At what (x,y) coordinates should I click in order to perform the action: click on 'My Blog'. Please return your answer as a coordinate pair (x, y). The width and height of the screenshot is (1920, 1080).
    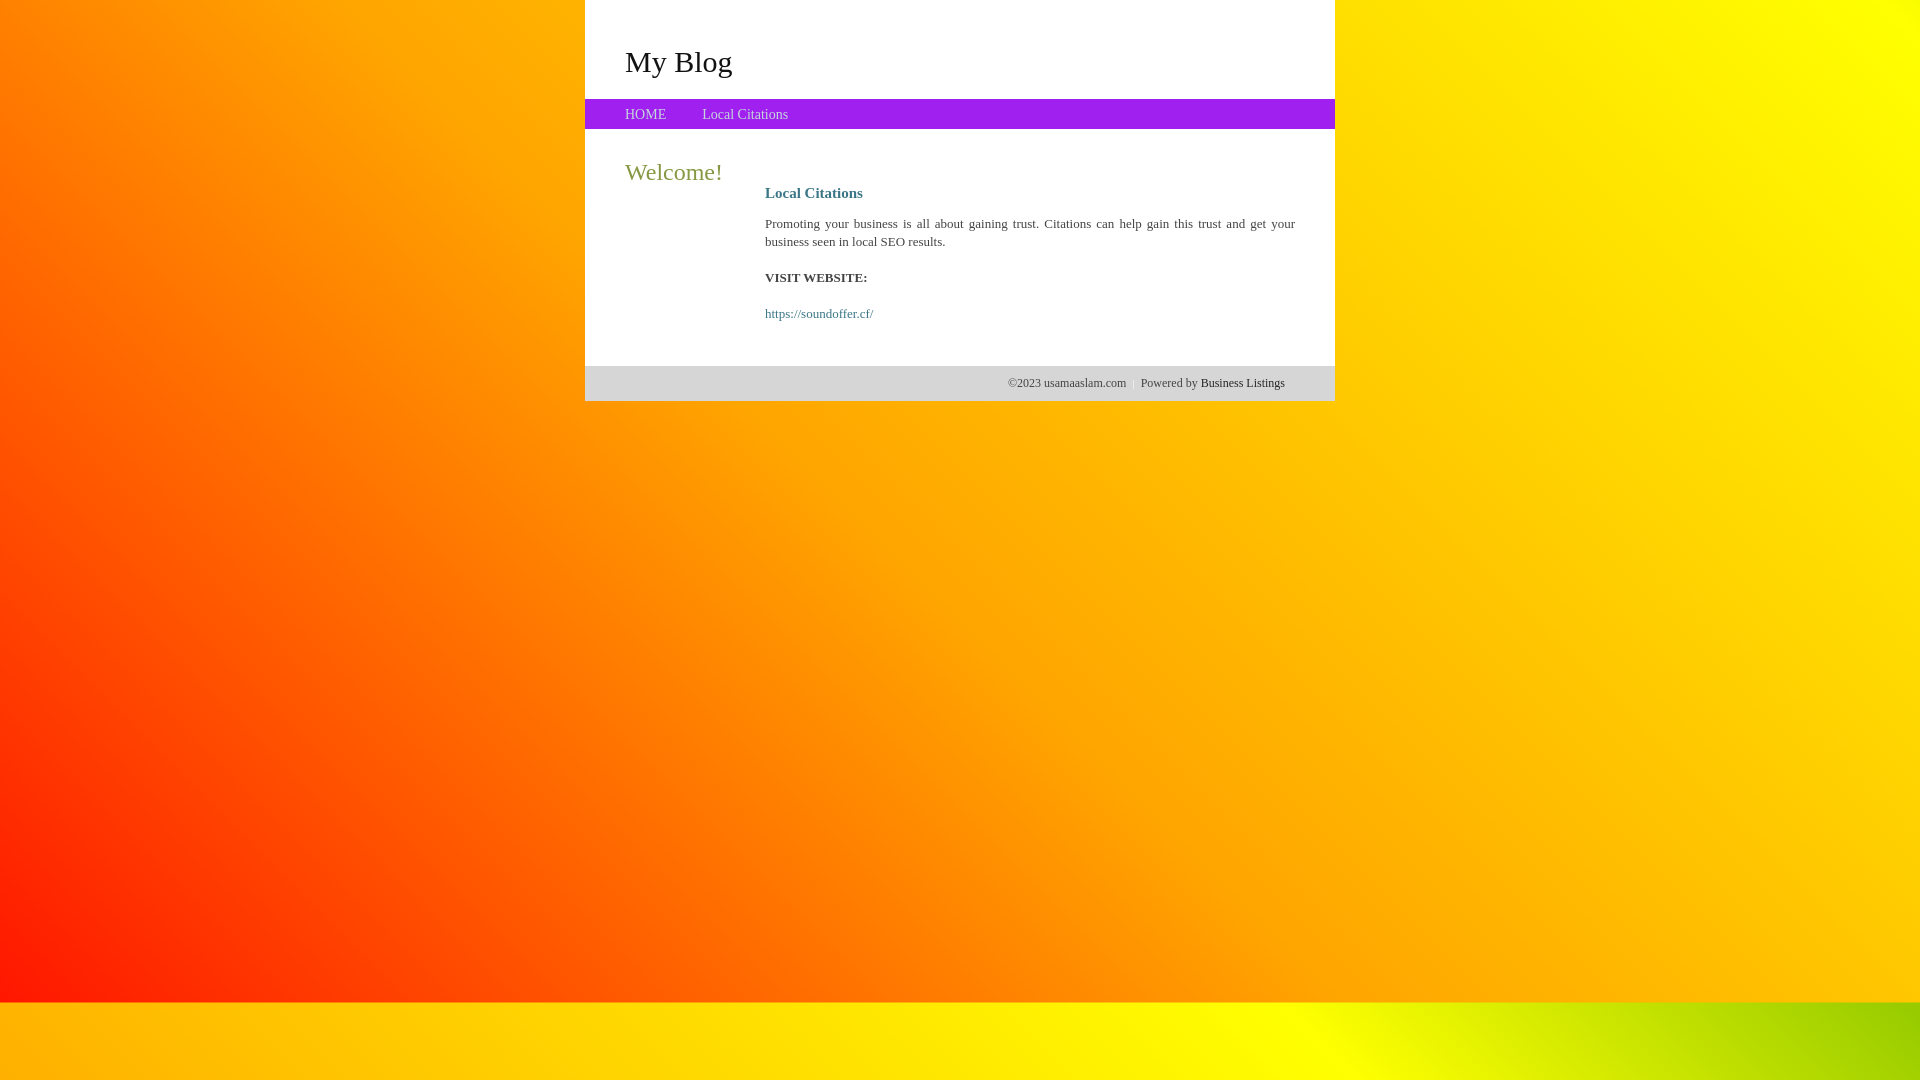
    Looking at the image, I should click on (678, 60).